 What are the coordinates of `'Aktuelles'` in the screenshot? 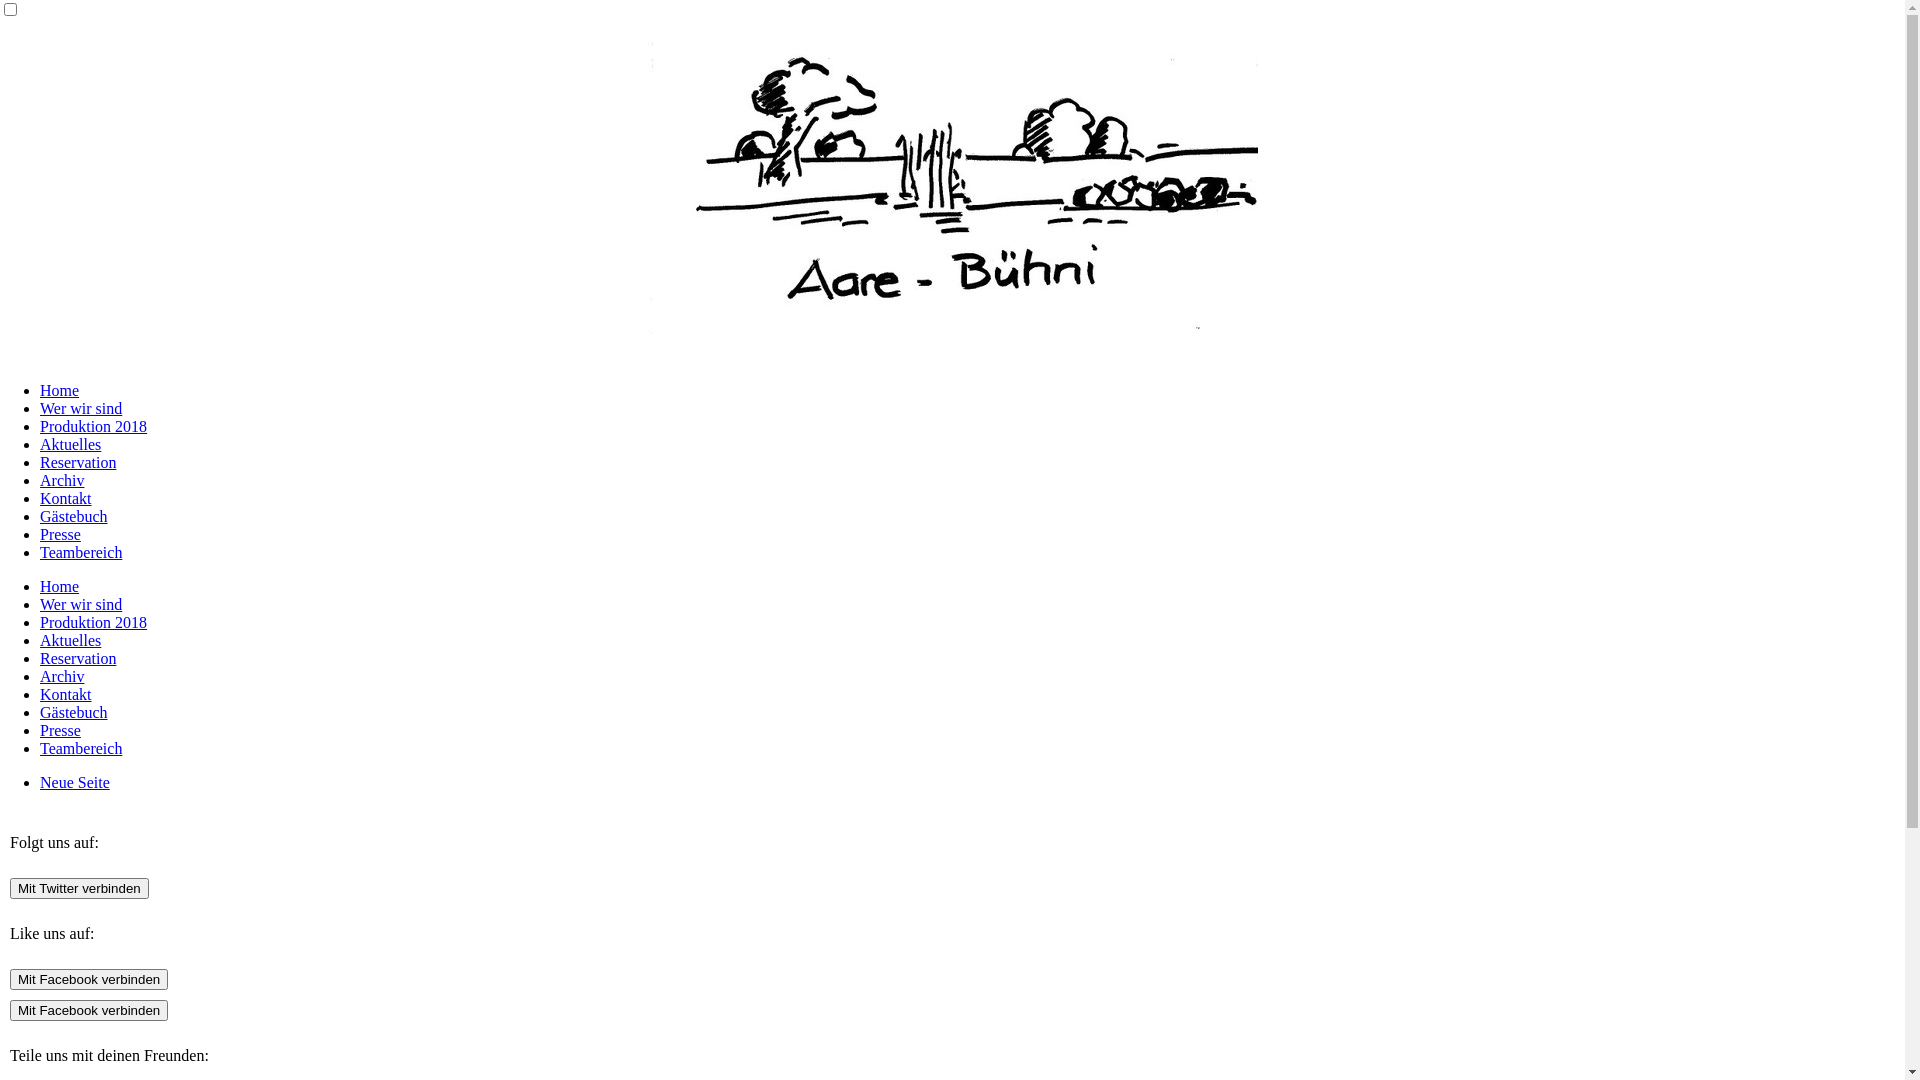 It's located at (70, 443).